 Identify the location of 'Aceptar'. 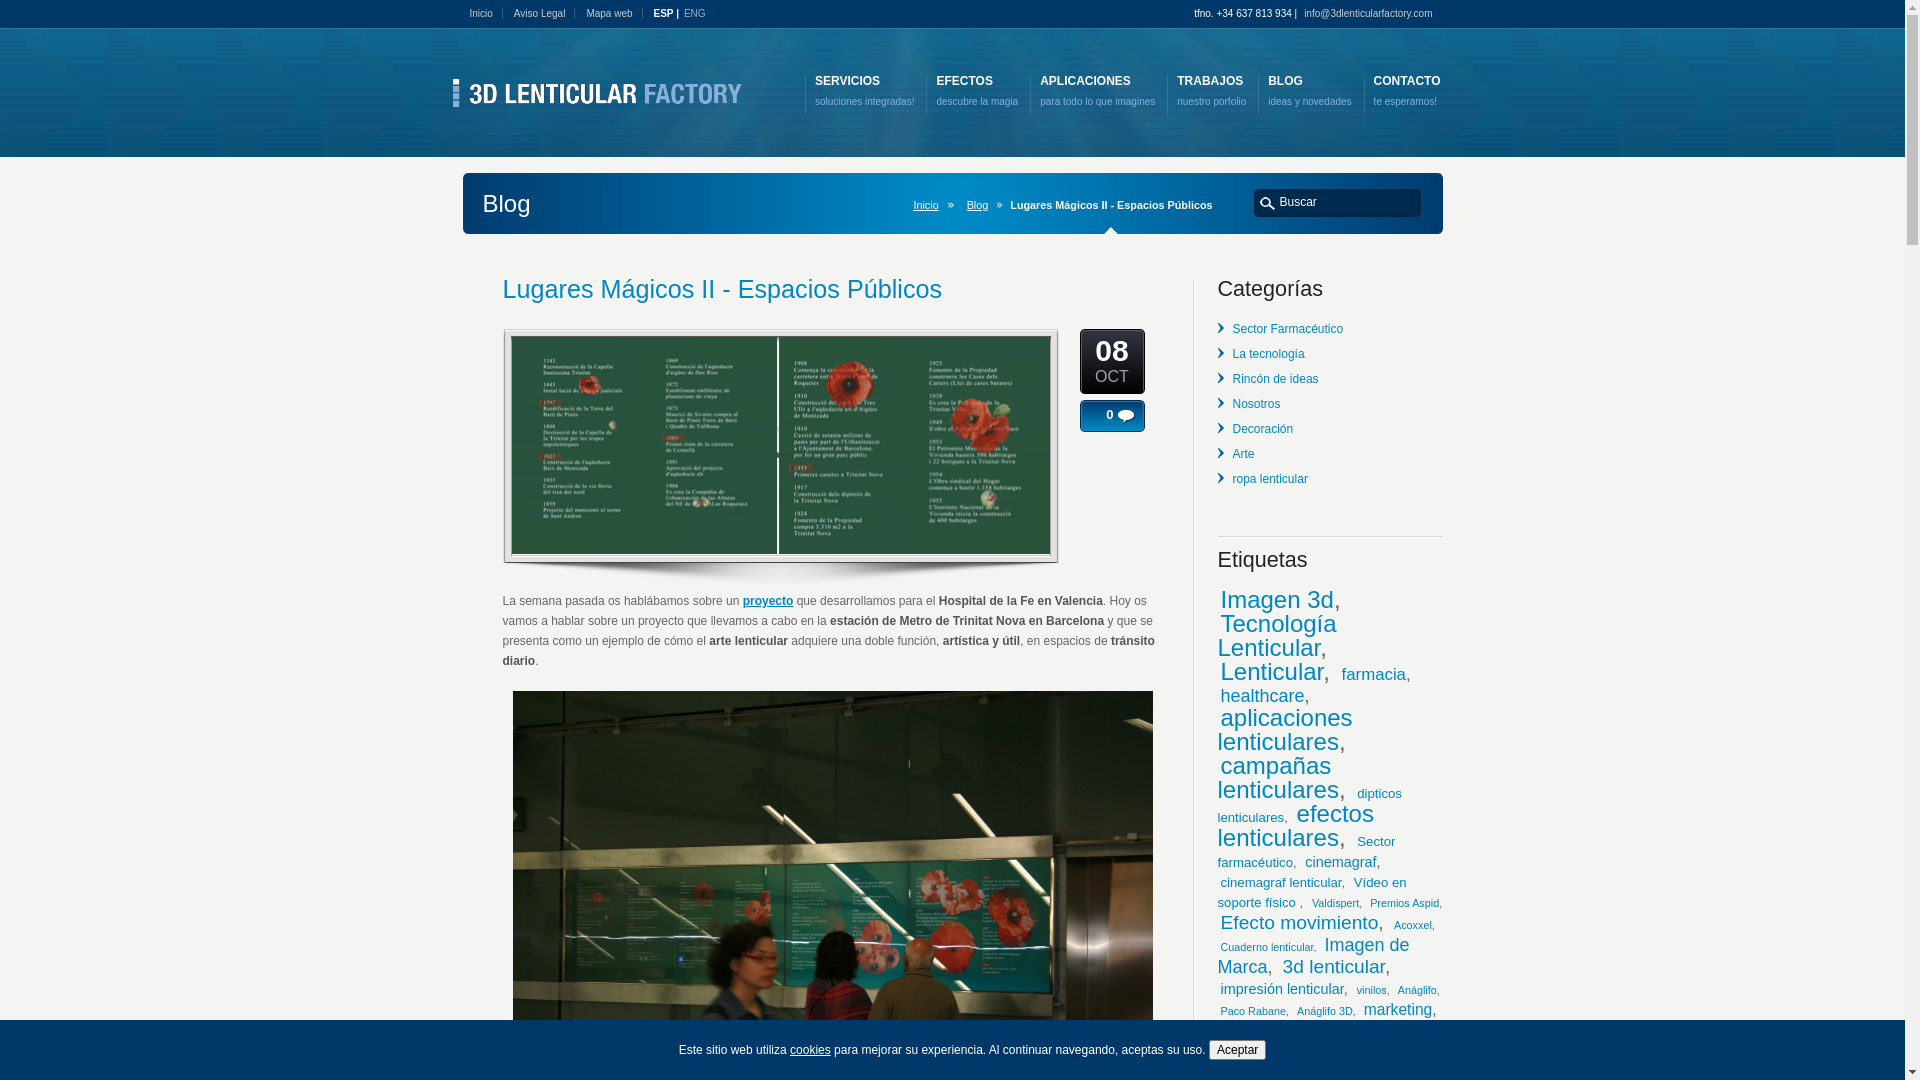
(1236, 1048).